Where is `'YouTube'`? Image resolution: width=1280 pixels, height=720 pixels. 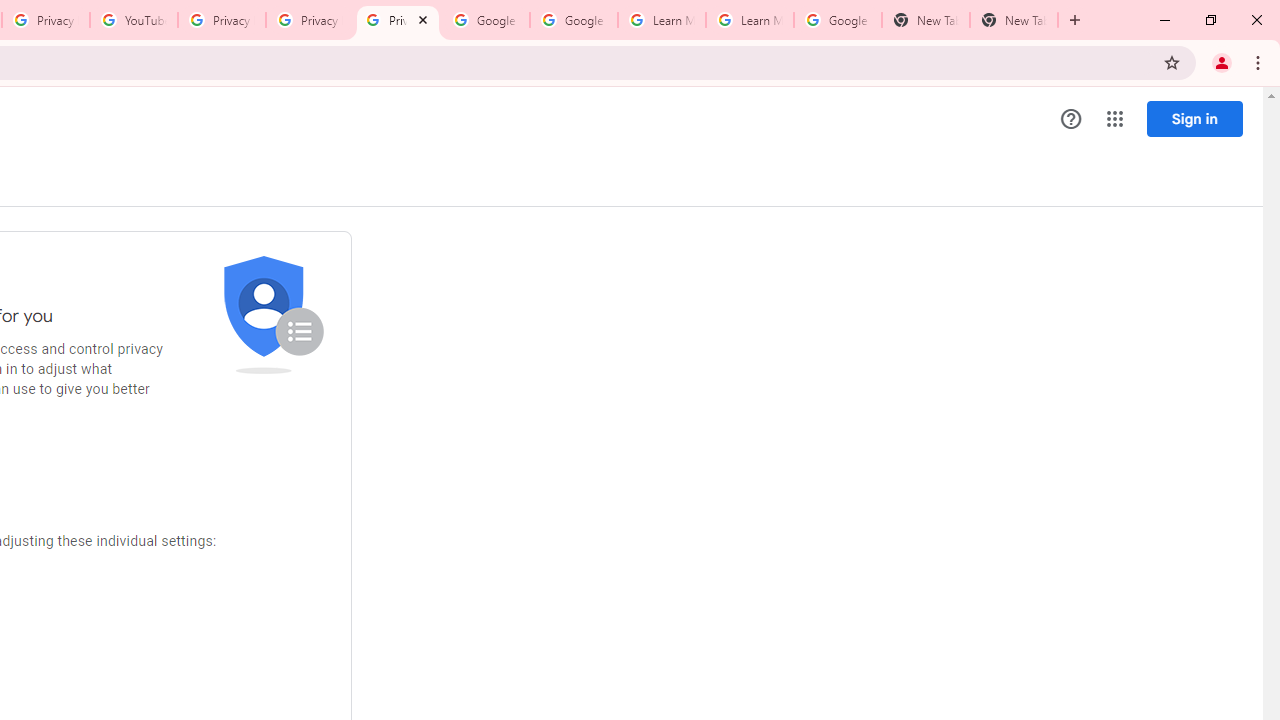
'YouTube' is located at coordinates (132, 20).